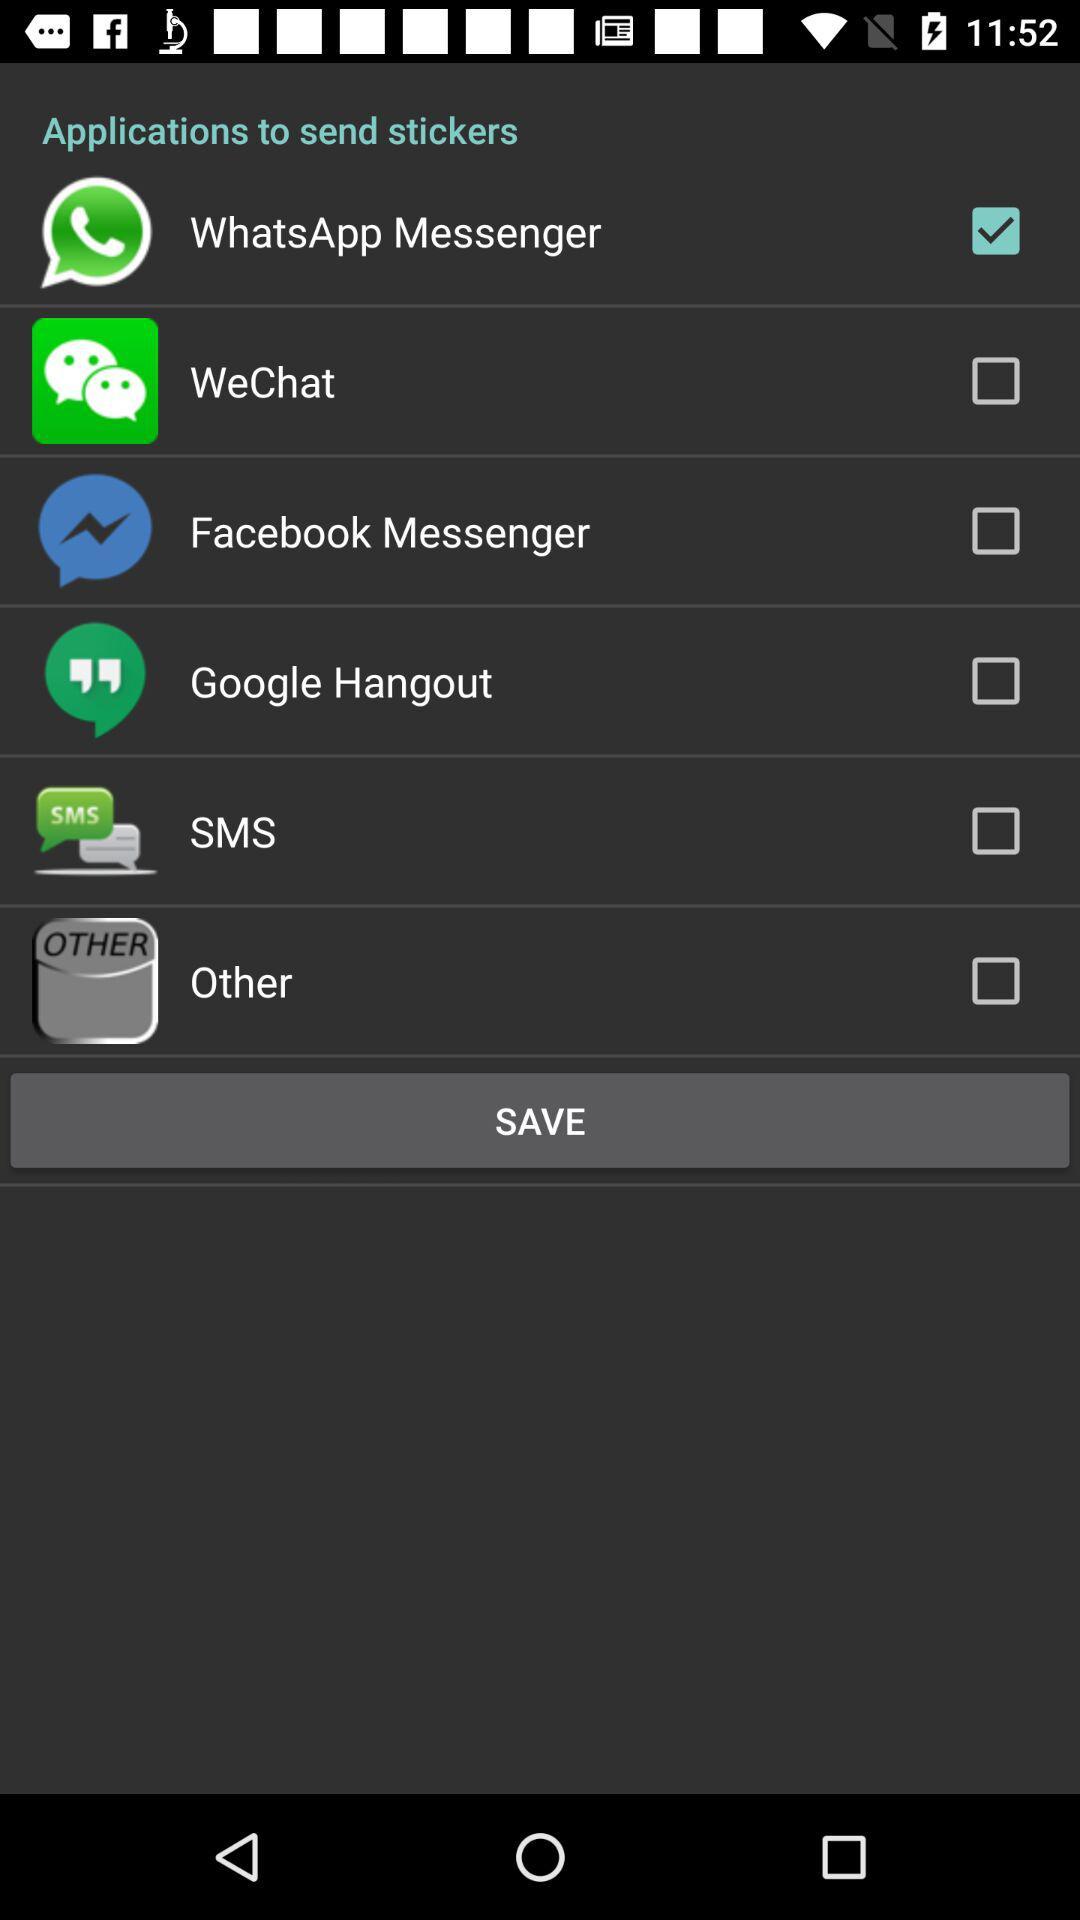 The height and width of the screenshot is (1920, 1080). Describe the element at coordinates (389, 531) in the screenshot. I see `the facebook messenger` at that location.